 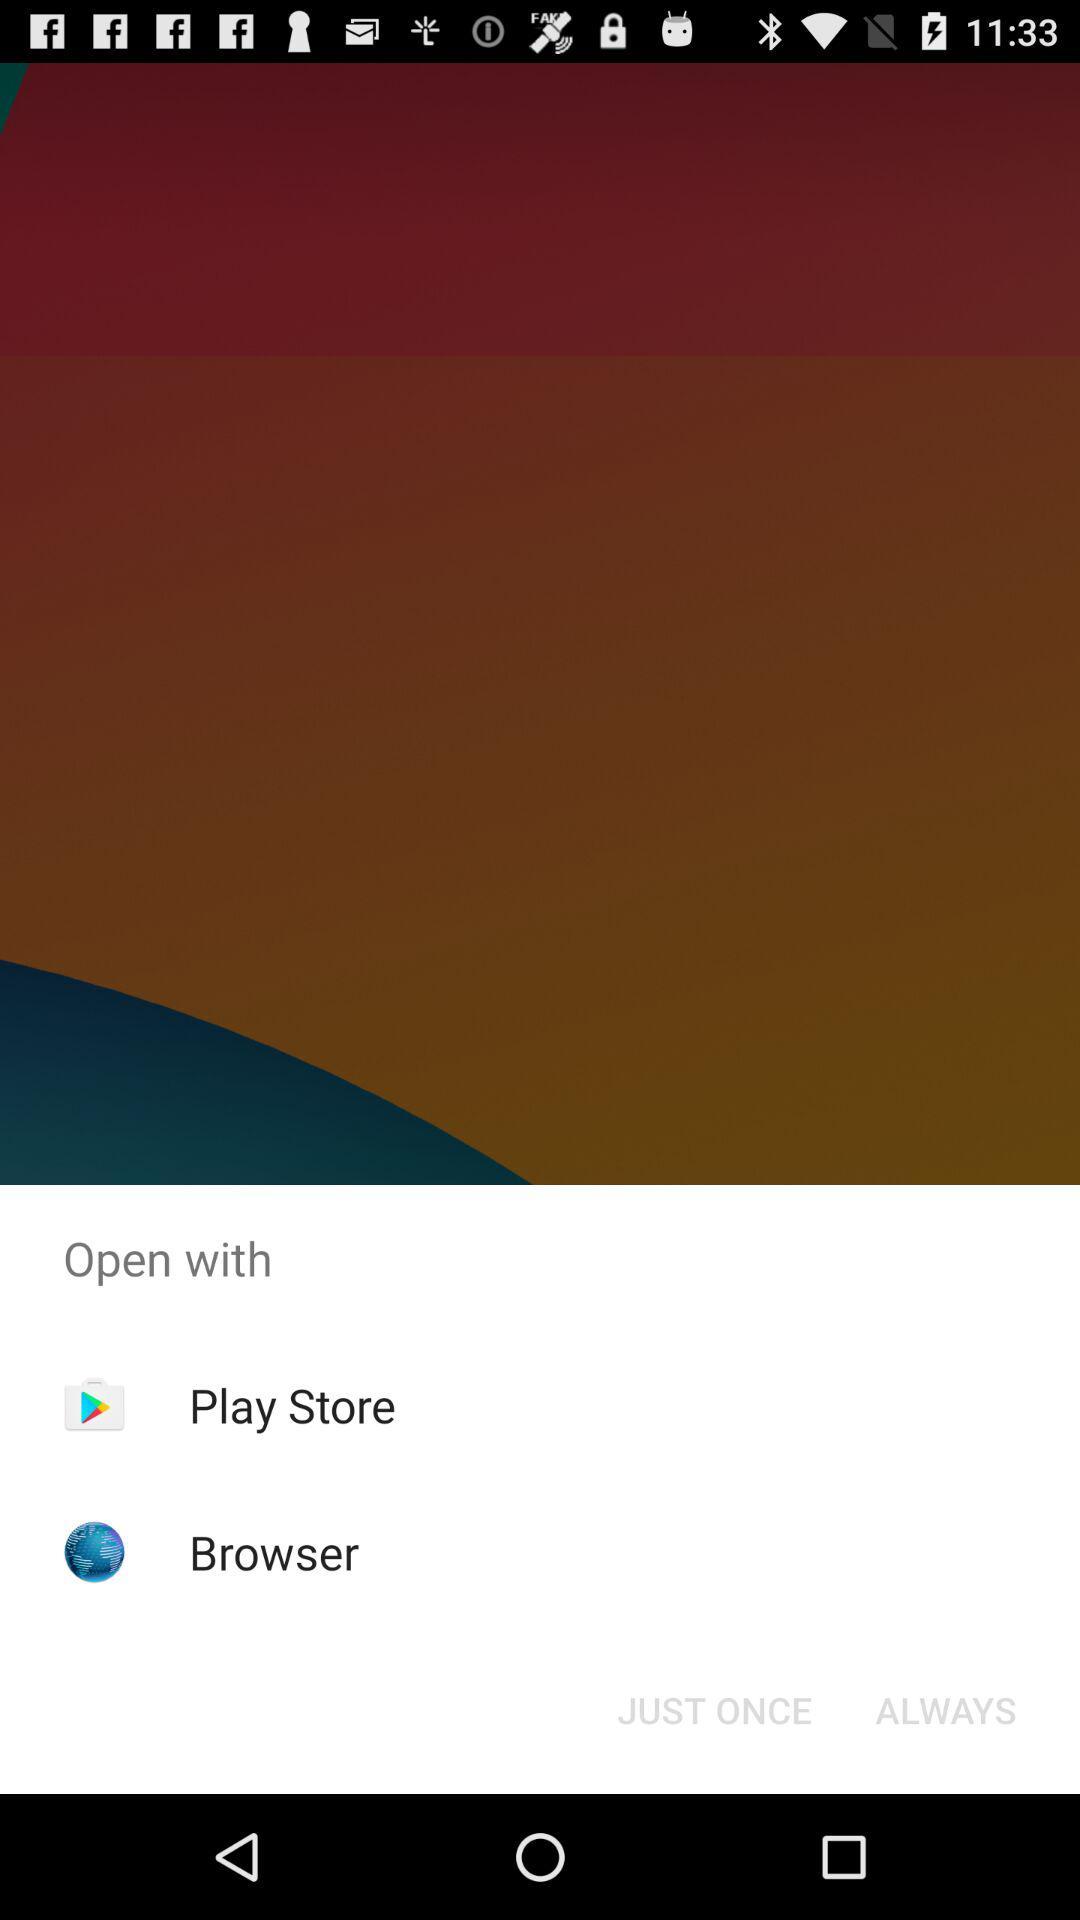 What do you see at coordinates (713, 1708) in the screenshot?
I see `just once at the bottom` at bounding box center [713, 1708].